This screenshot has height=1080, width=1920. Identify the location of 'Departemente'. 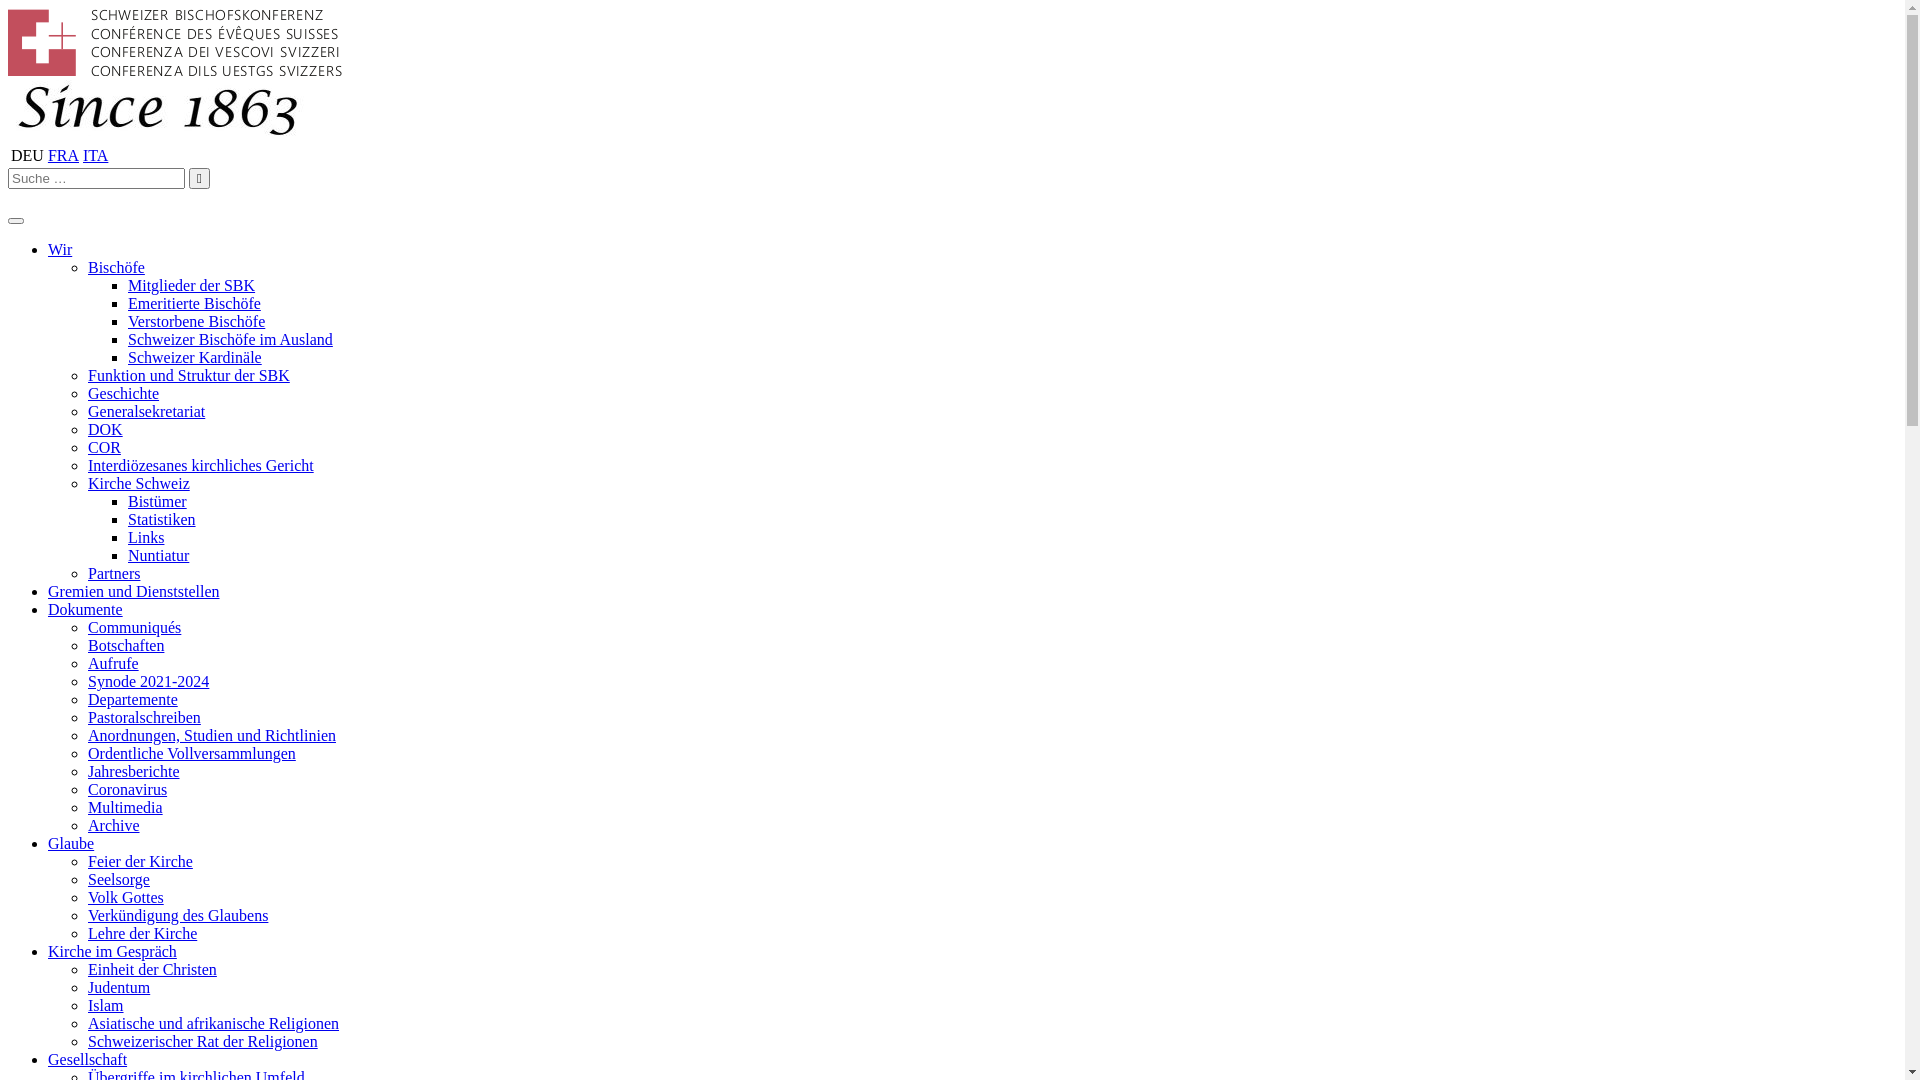
(132, 698).